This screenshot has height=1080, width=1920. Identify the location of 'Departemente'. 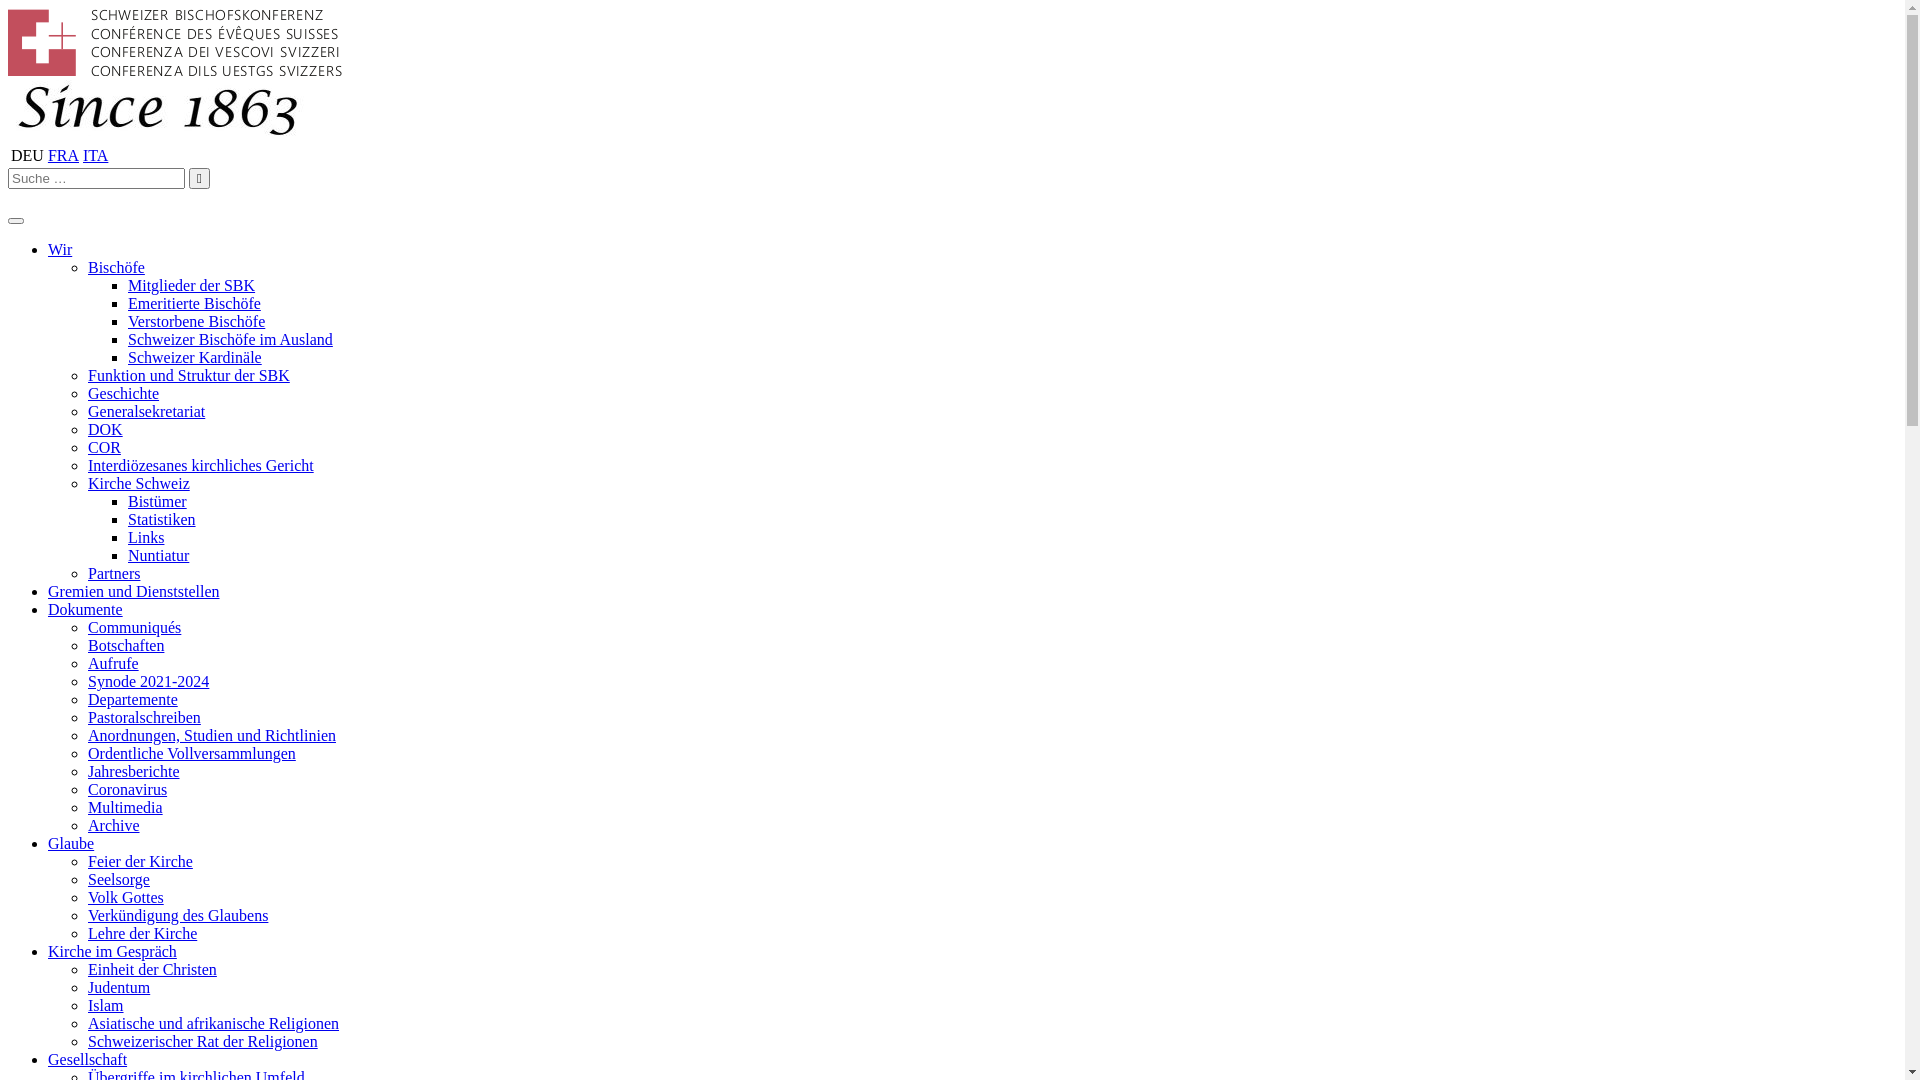
(132, 698).